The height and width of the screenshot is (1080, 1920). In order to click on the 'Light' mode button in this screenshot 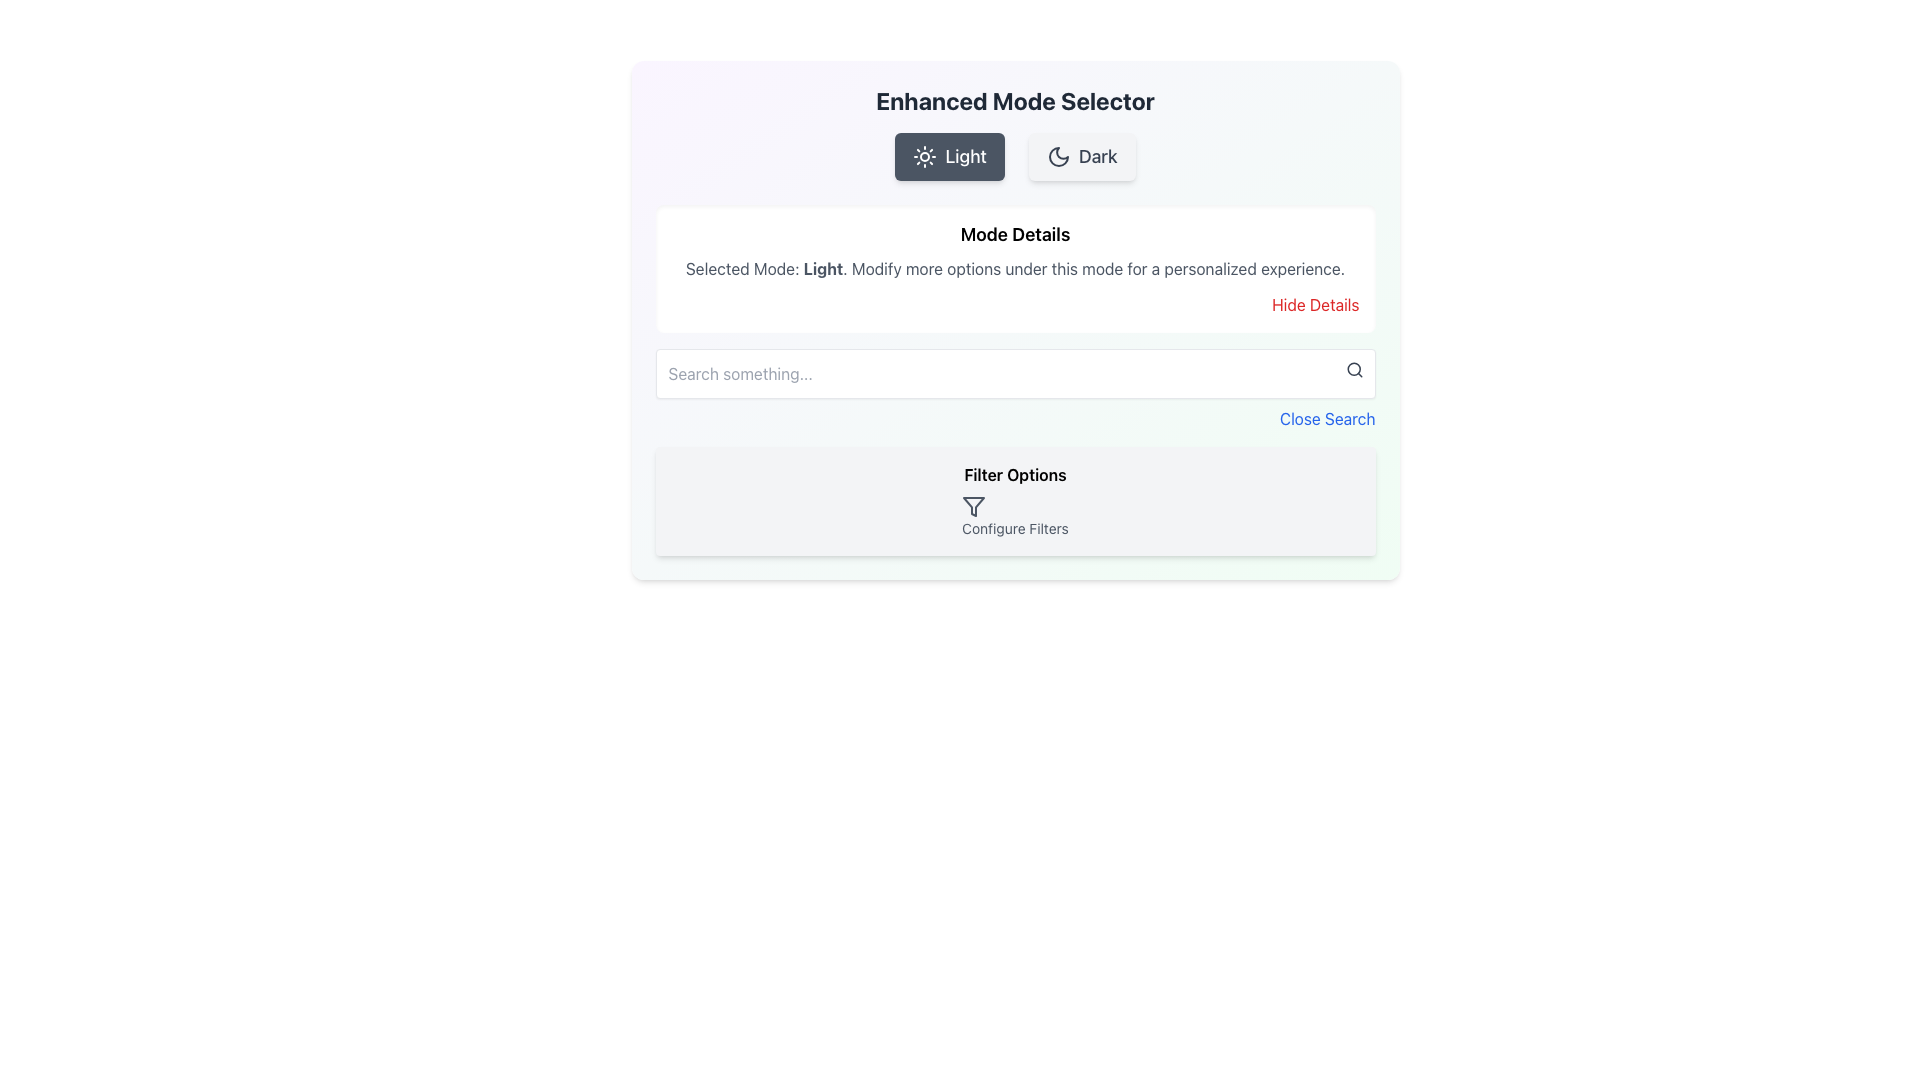, I will do `click(949, 156)`.